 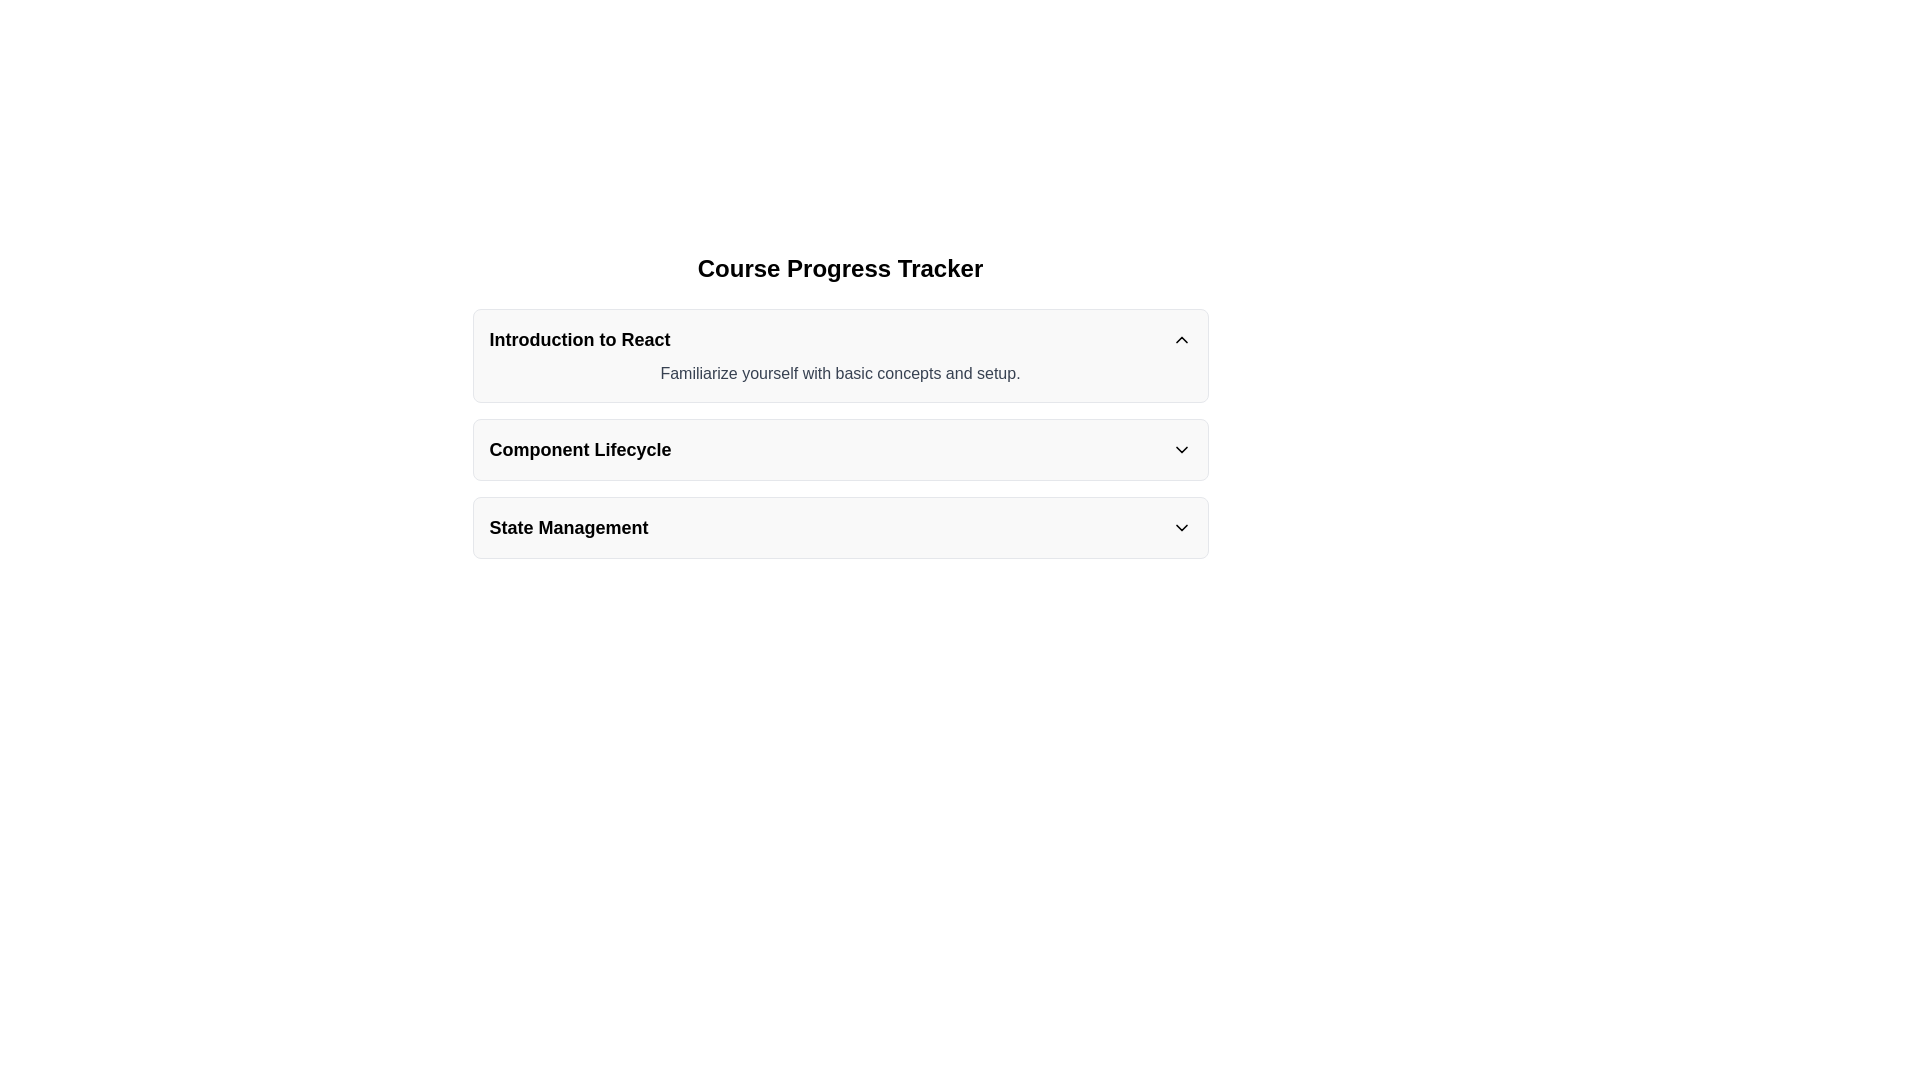 What do you see at coordinates (840, 338) in the screenshot?
I see `the title for the collapsible section labeled 'Course Progress Tracker'` at bounding box center [840, 338].